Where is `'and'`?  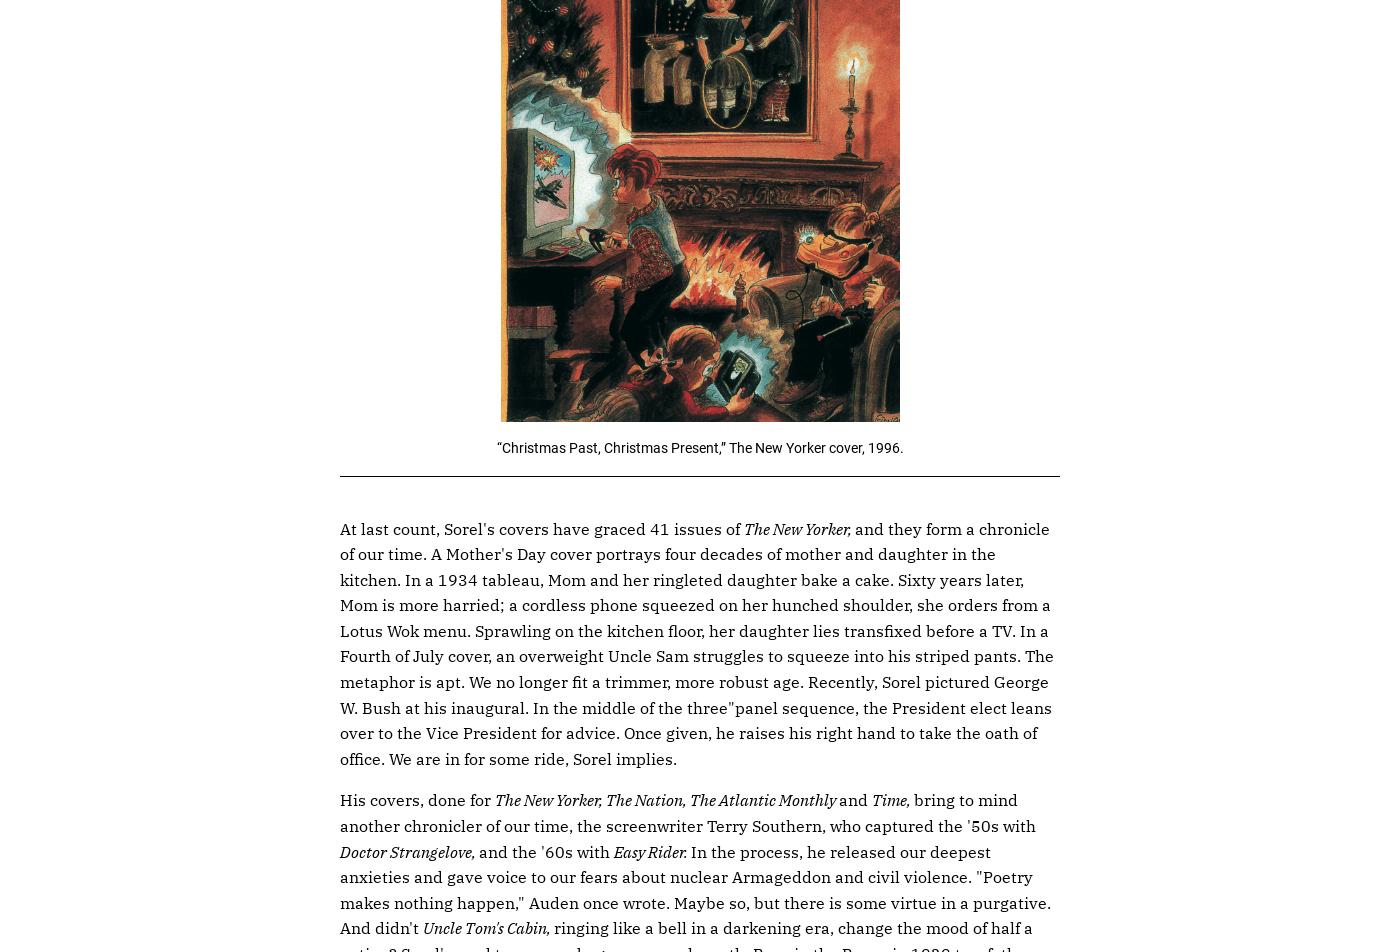
'and' is located at coordinates (855, 799).